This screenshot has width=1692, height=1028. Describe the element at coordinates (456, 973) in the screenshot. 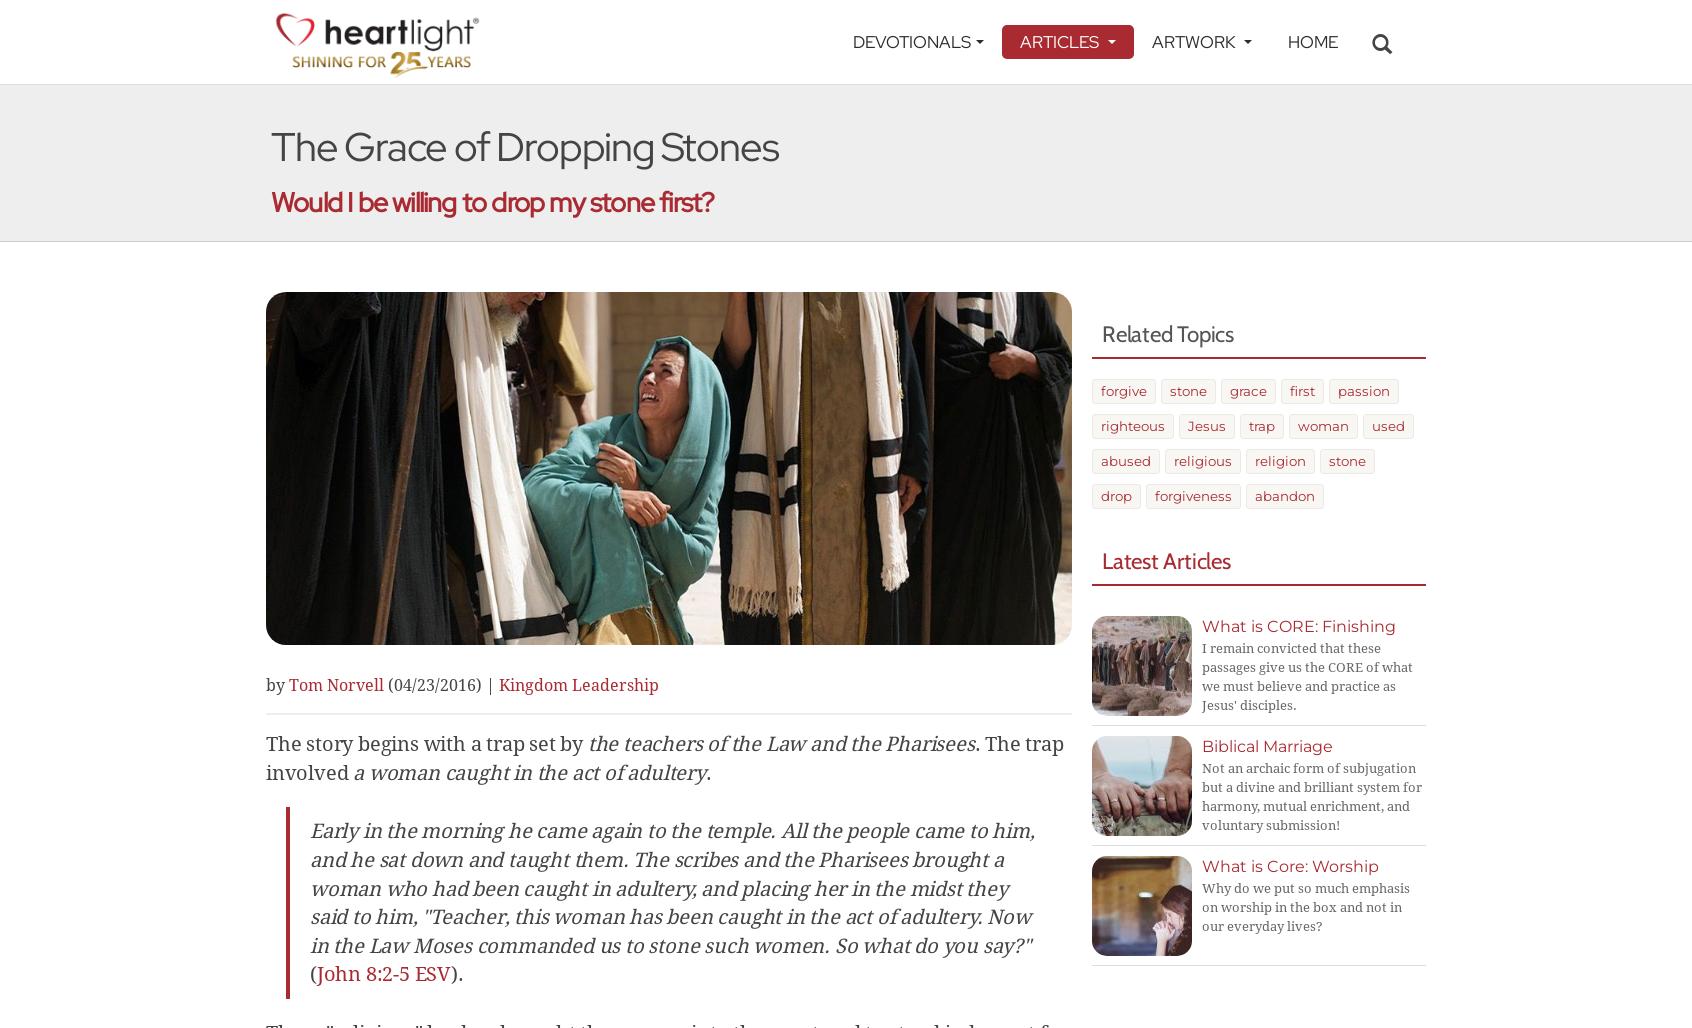

I see `').'` at that location.